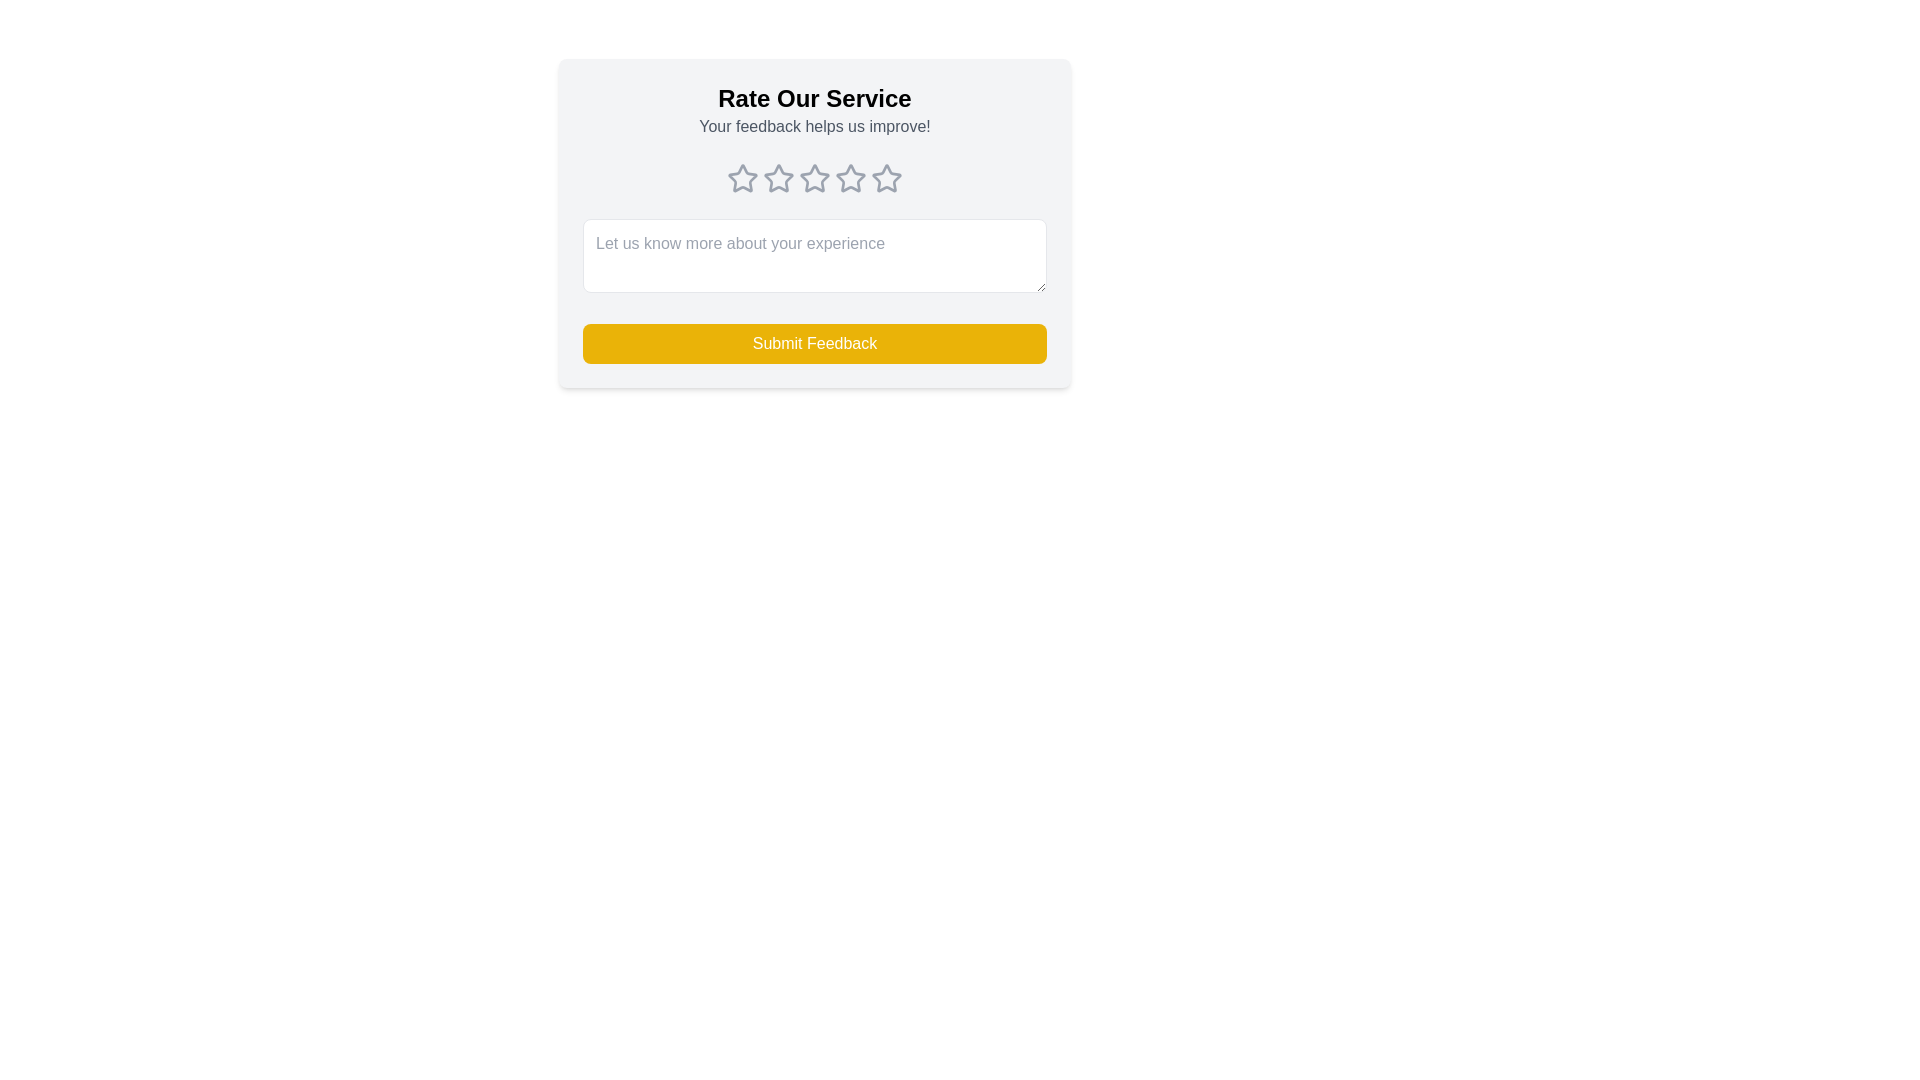 The width and height of the screenshot is (1920, 1080). What do you see at coordinates (777, 177) in the screenshot?
I see `the third rating star icon, which is part of a sequence of five stars below the heading 'Rate Our Service', to receive interaction feedback` at bounding box center [777, 177].